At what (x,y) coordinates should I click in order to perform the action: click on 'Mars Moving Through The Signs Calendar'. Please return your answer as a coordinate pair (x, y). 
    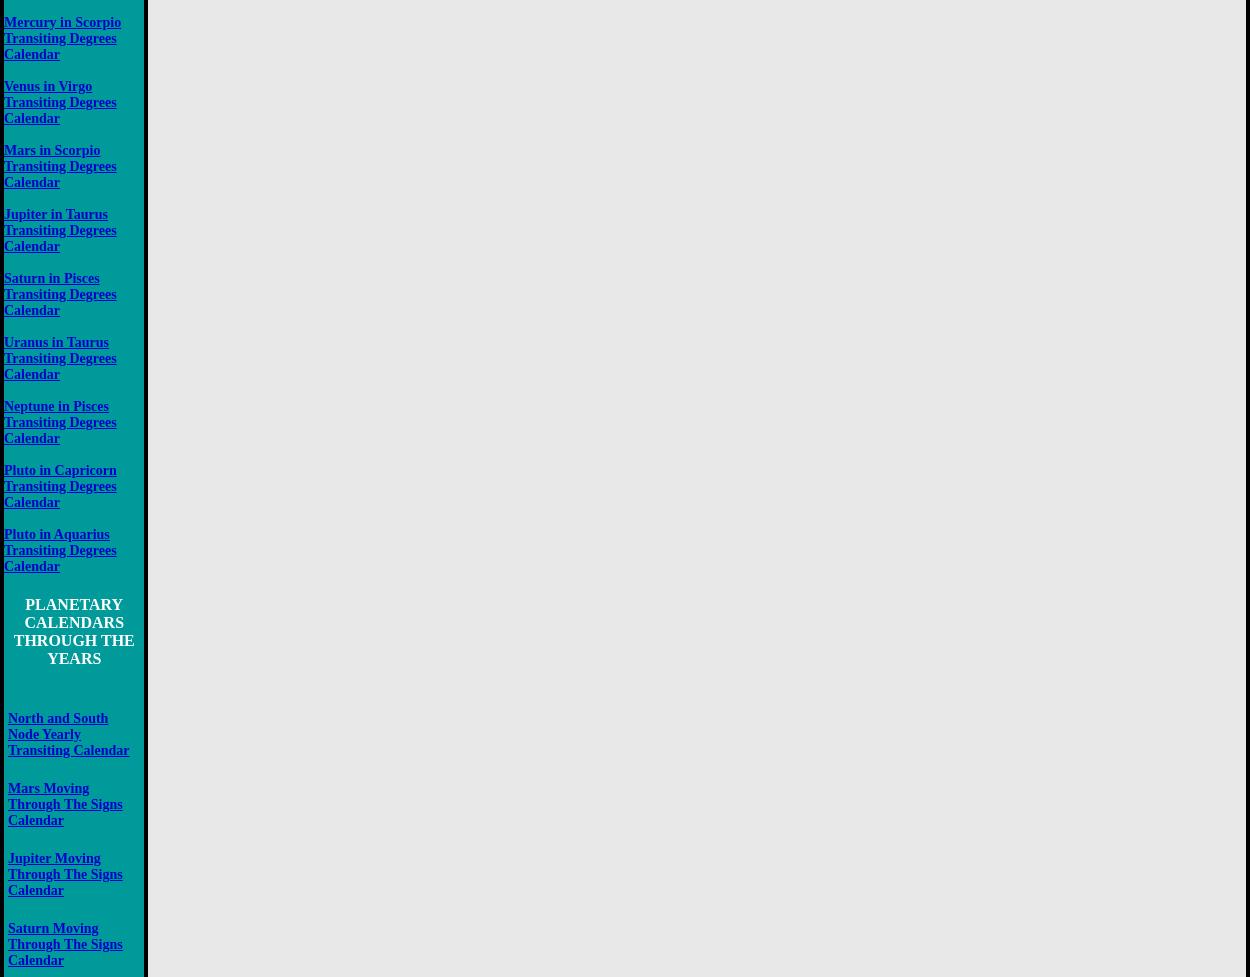
    Looking at the image, I should click on (64, 804).